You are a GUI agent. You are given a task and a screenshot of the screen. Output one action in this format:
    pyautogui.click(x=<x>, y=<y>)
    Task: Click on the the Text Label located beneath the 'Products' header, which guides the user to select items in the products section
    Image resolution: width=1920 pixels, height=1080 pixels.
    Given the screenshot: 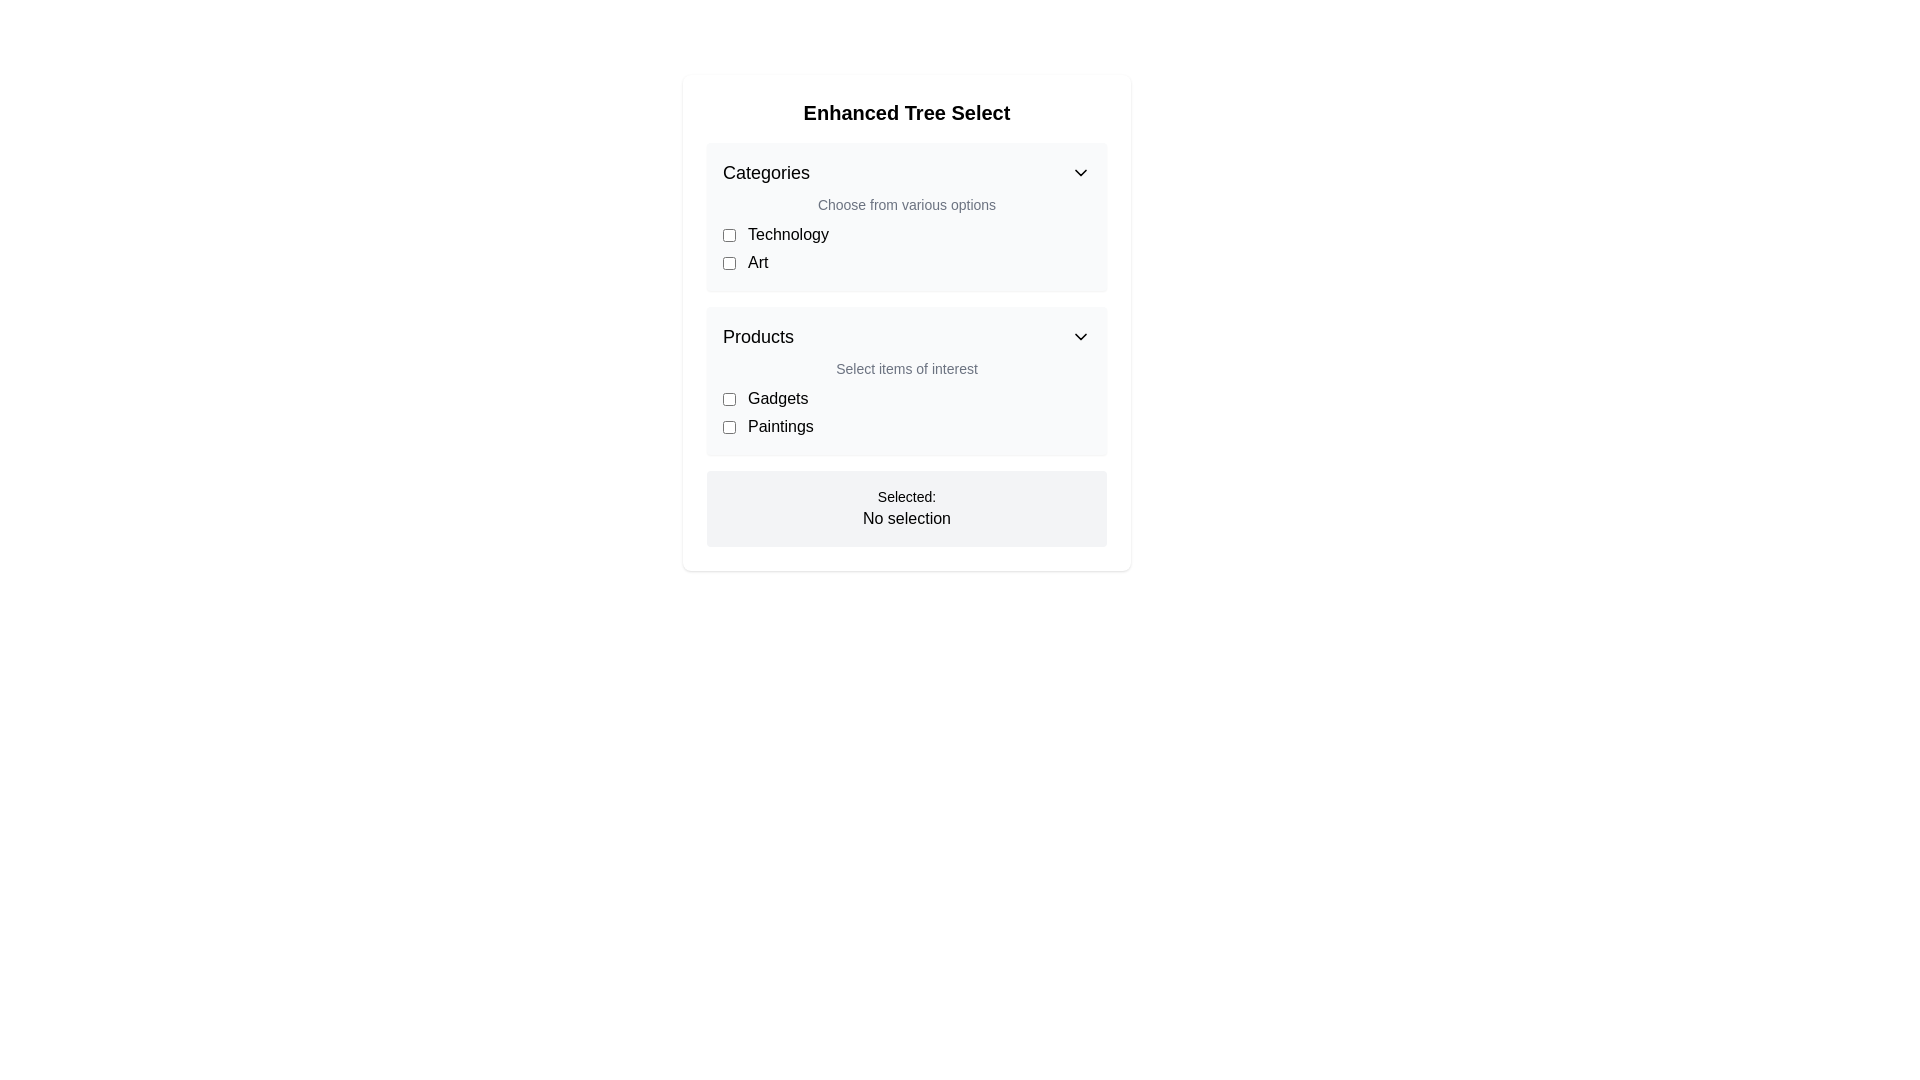 What is the action you would take?
    pyautogui.click(x=906, y=369)
    